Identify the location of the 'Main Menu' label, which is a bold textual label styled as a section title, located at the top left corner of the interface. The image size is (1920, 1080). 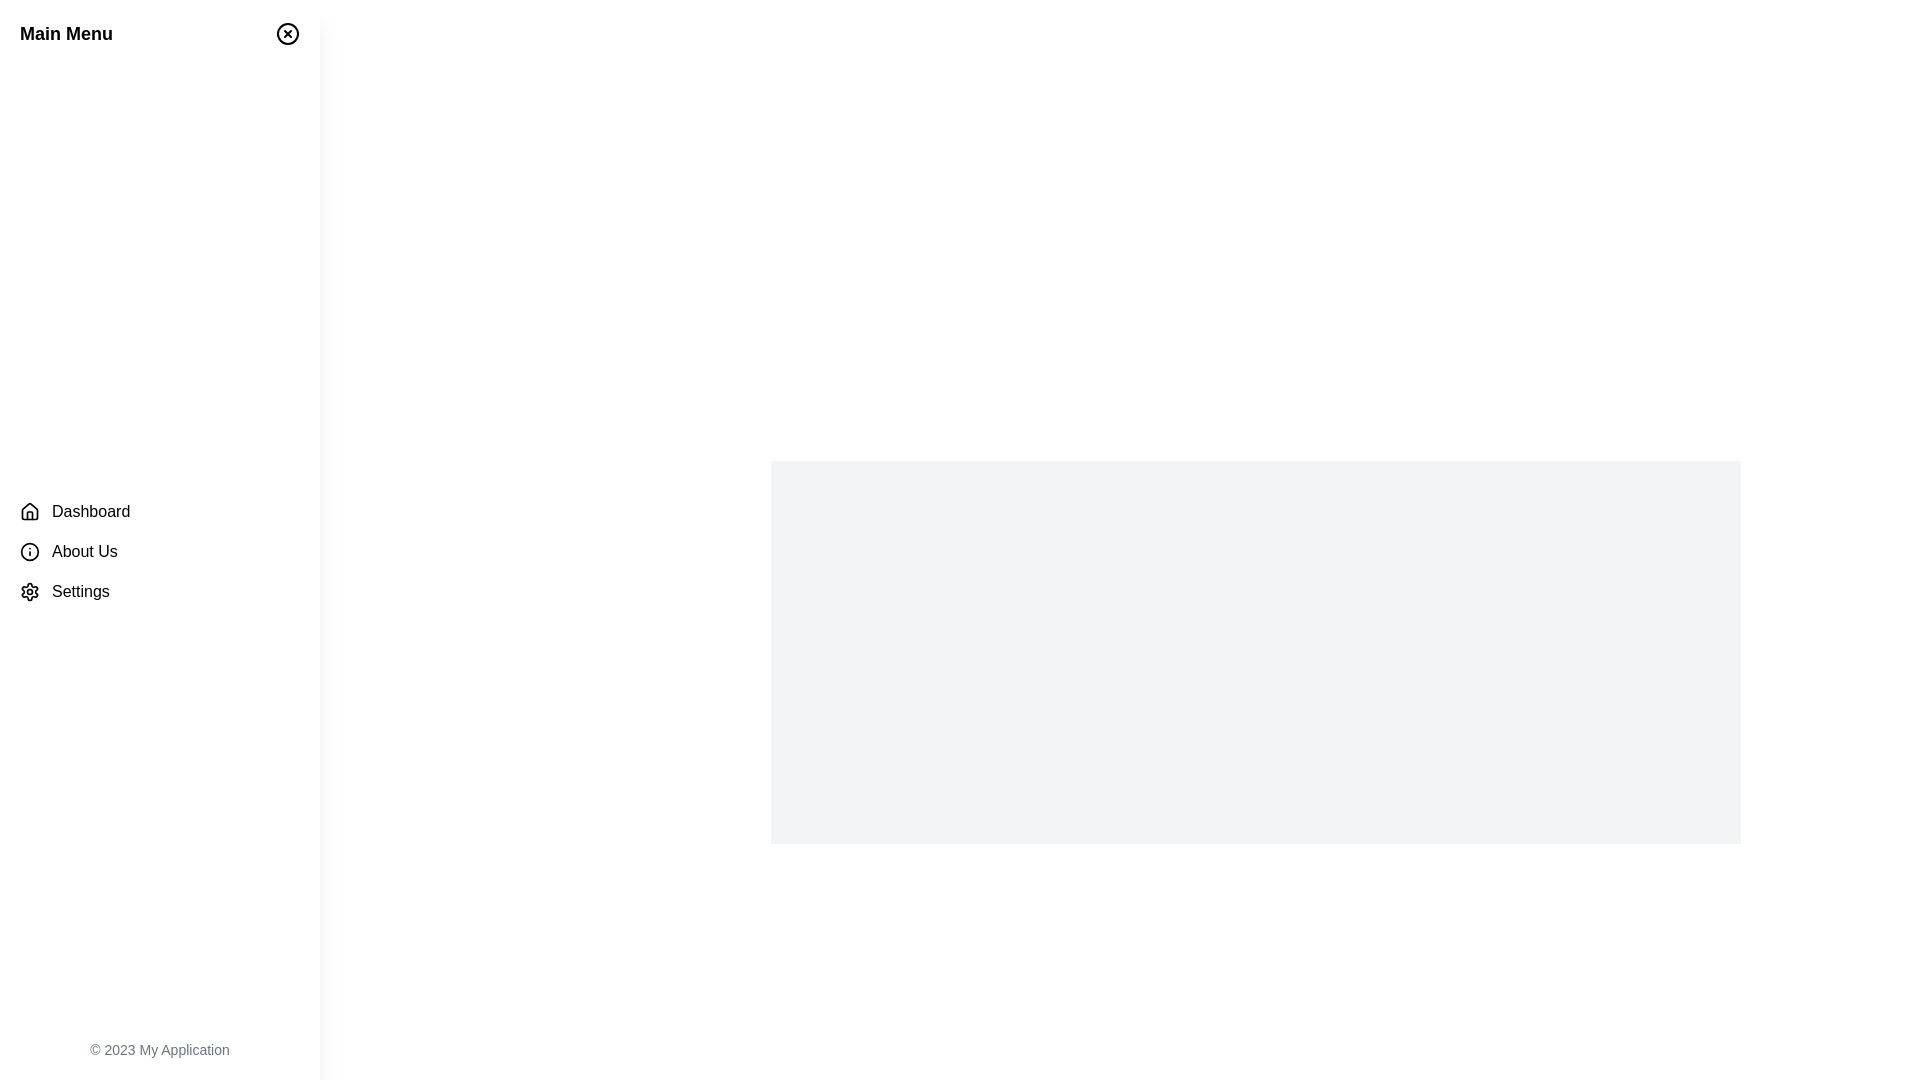
(66, 34).